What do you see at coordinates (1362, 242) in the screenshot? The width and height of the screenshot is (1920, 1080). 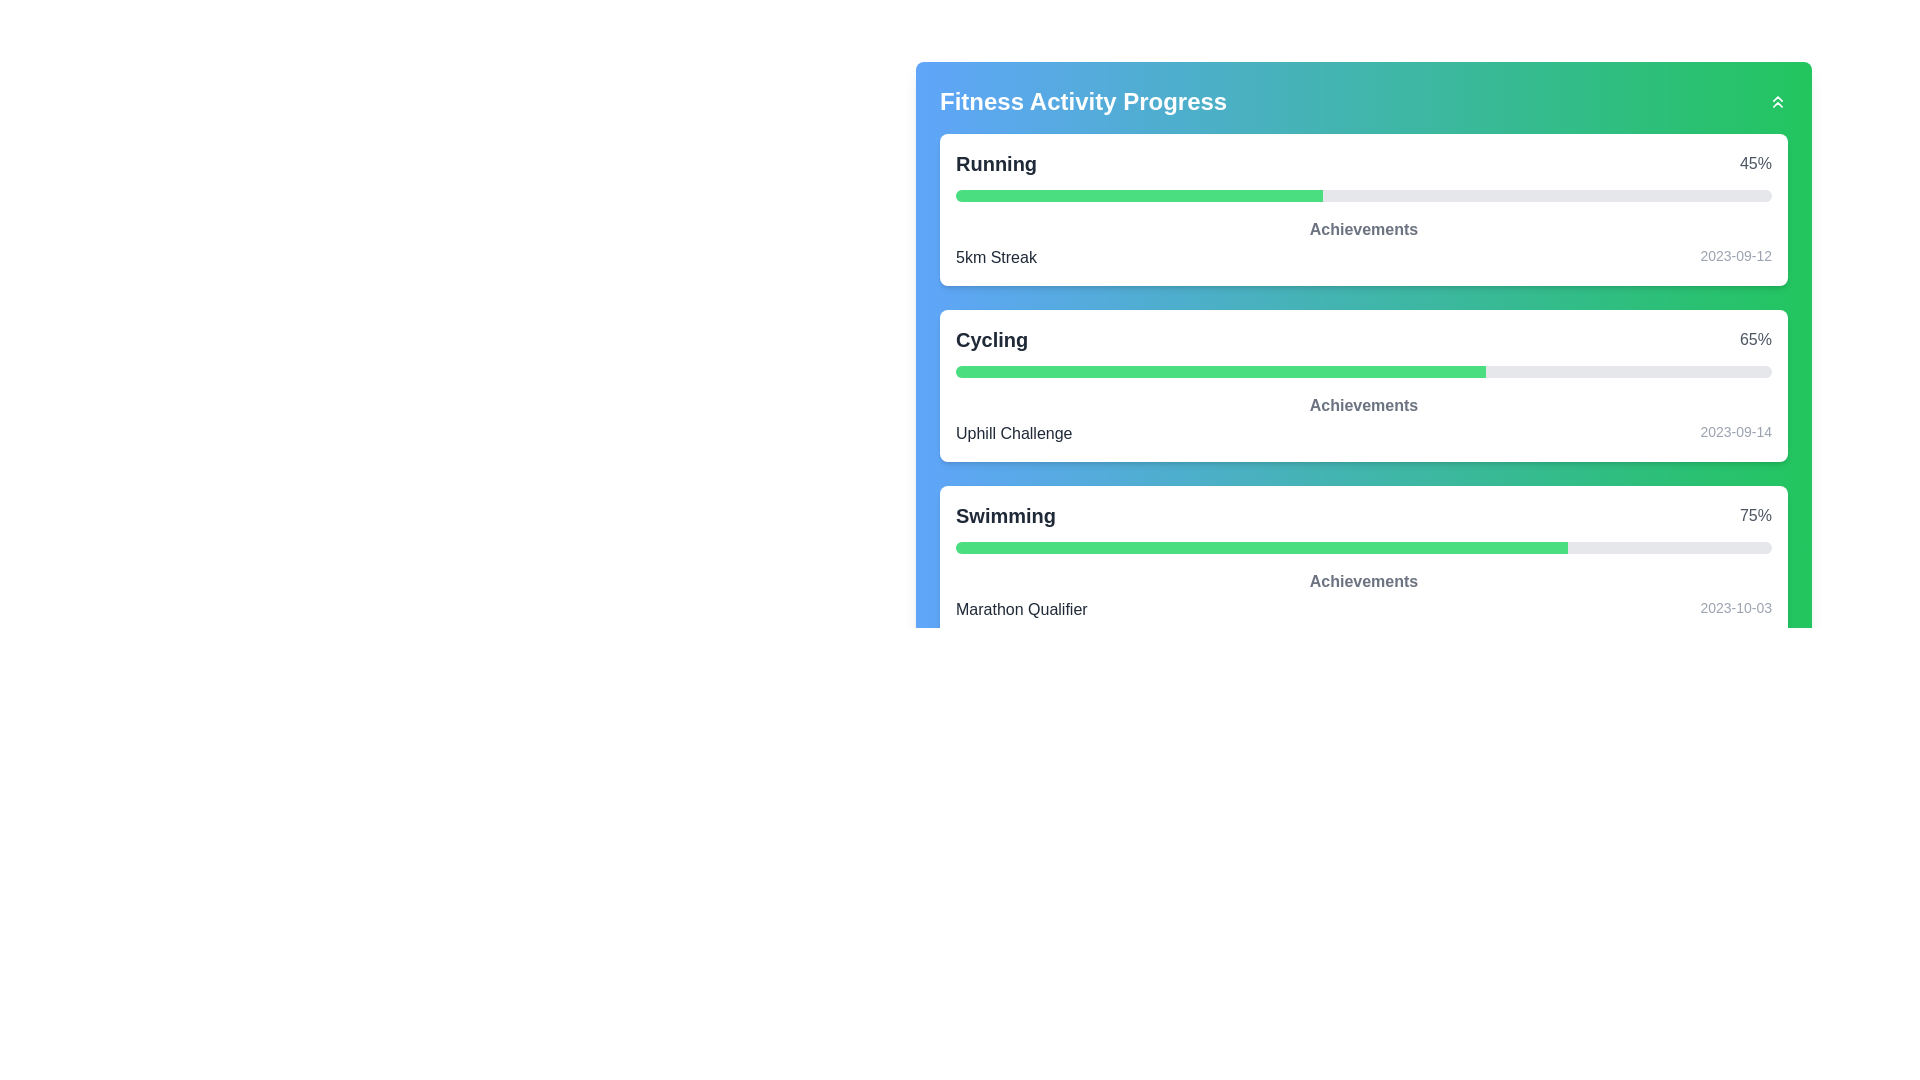 I see `the text label that serves as a section subheading for the achievements '5km Streak' and '2023-09-12', which is positioned under the progress bar and header text 'Running'` at bounding box center [1362, 242].